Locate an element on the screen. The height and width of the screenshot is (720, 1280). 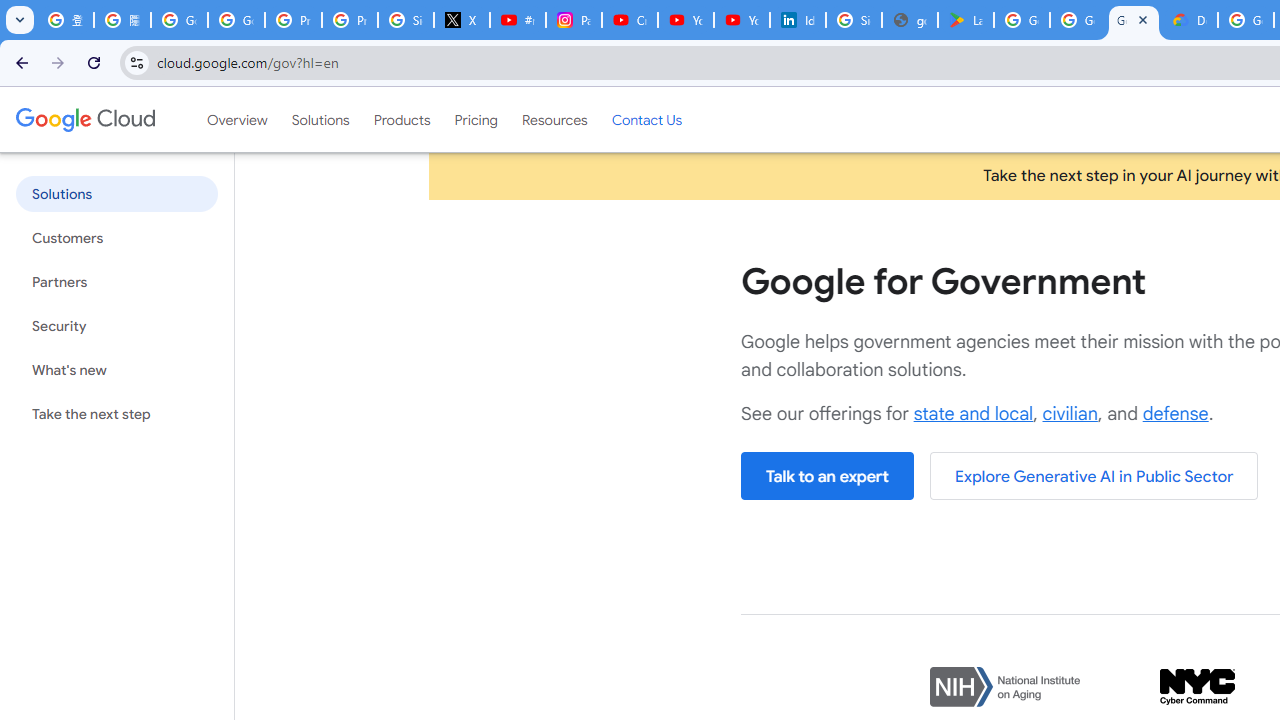
'NYC' is located at coordinates (1197, 686).